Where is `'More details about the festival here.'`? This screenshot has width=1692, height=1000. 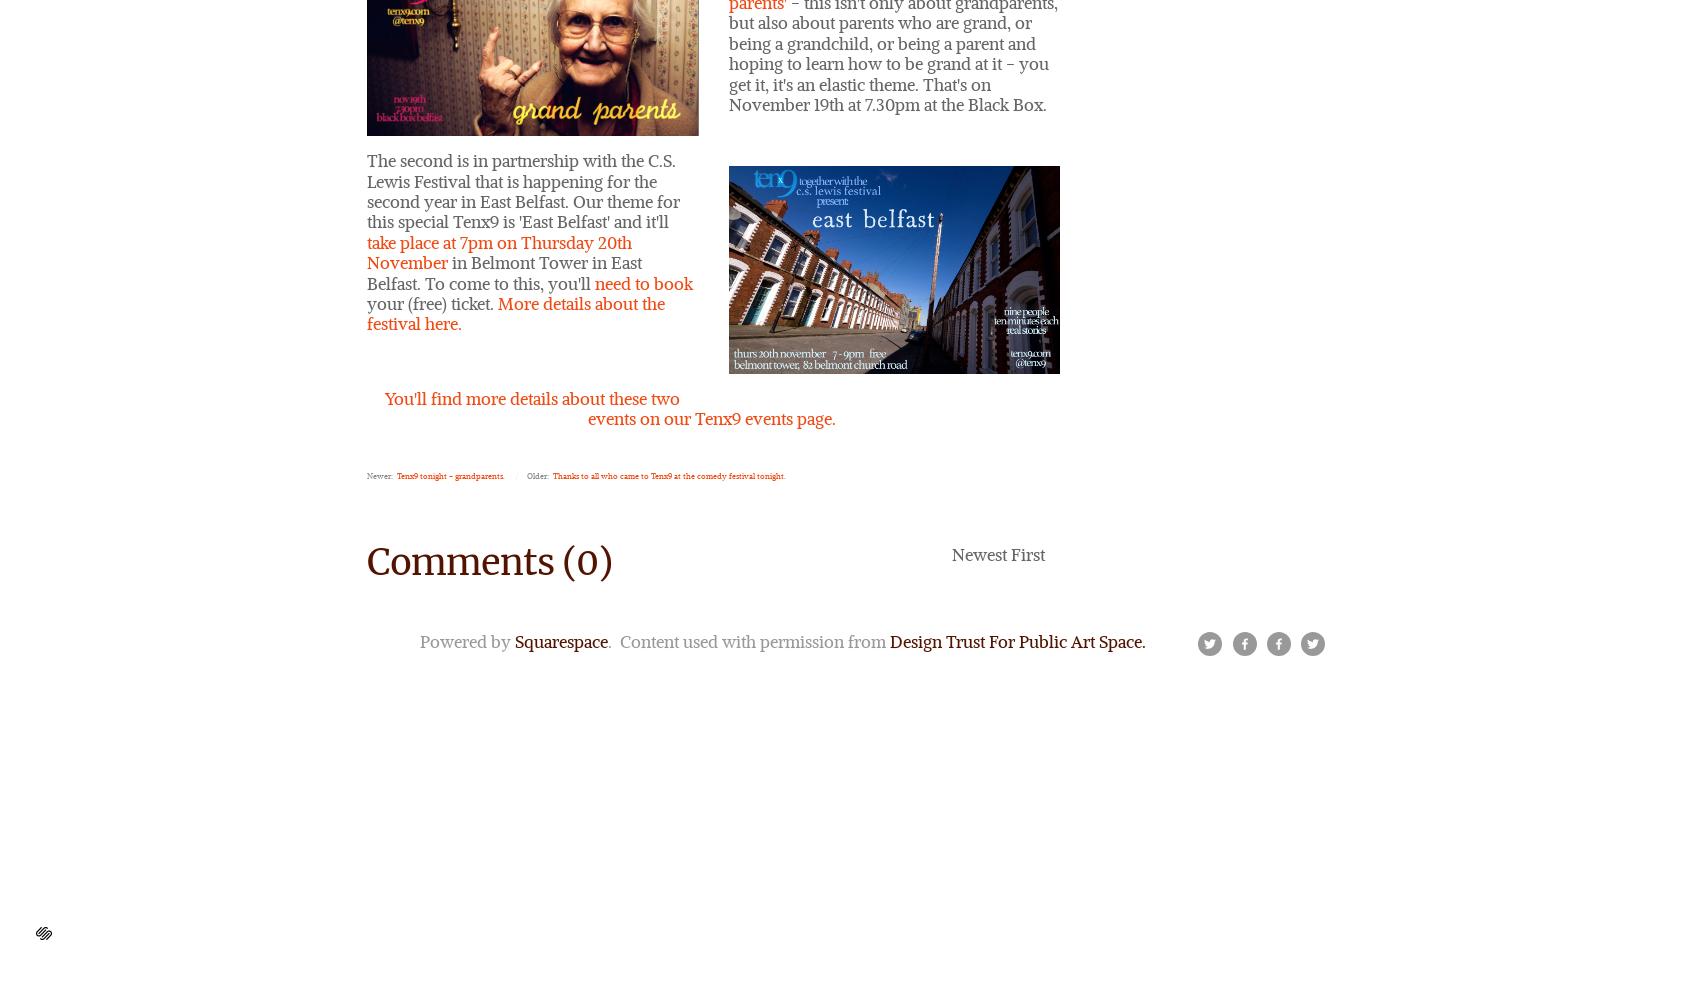 'More details about the festival here.' is located at coordinates (516, 312).